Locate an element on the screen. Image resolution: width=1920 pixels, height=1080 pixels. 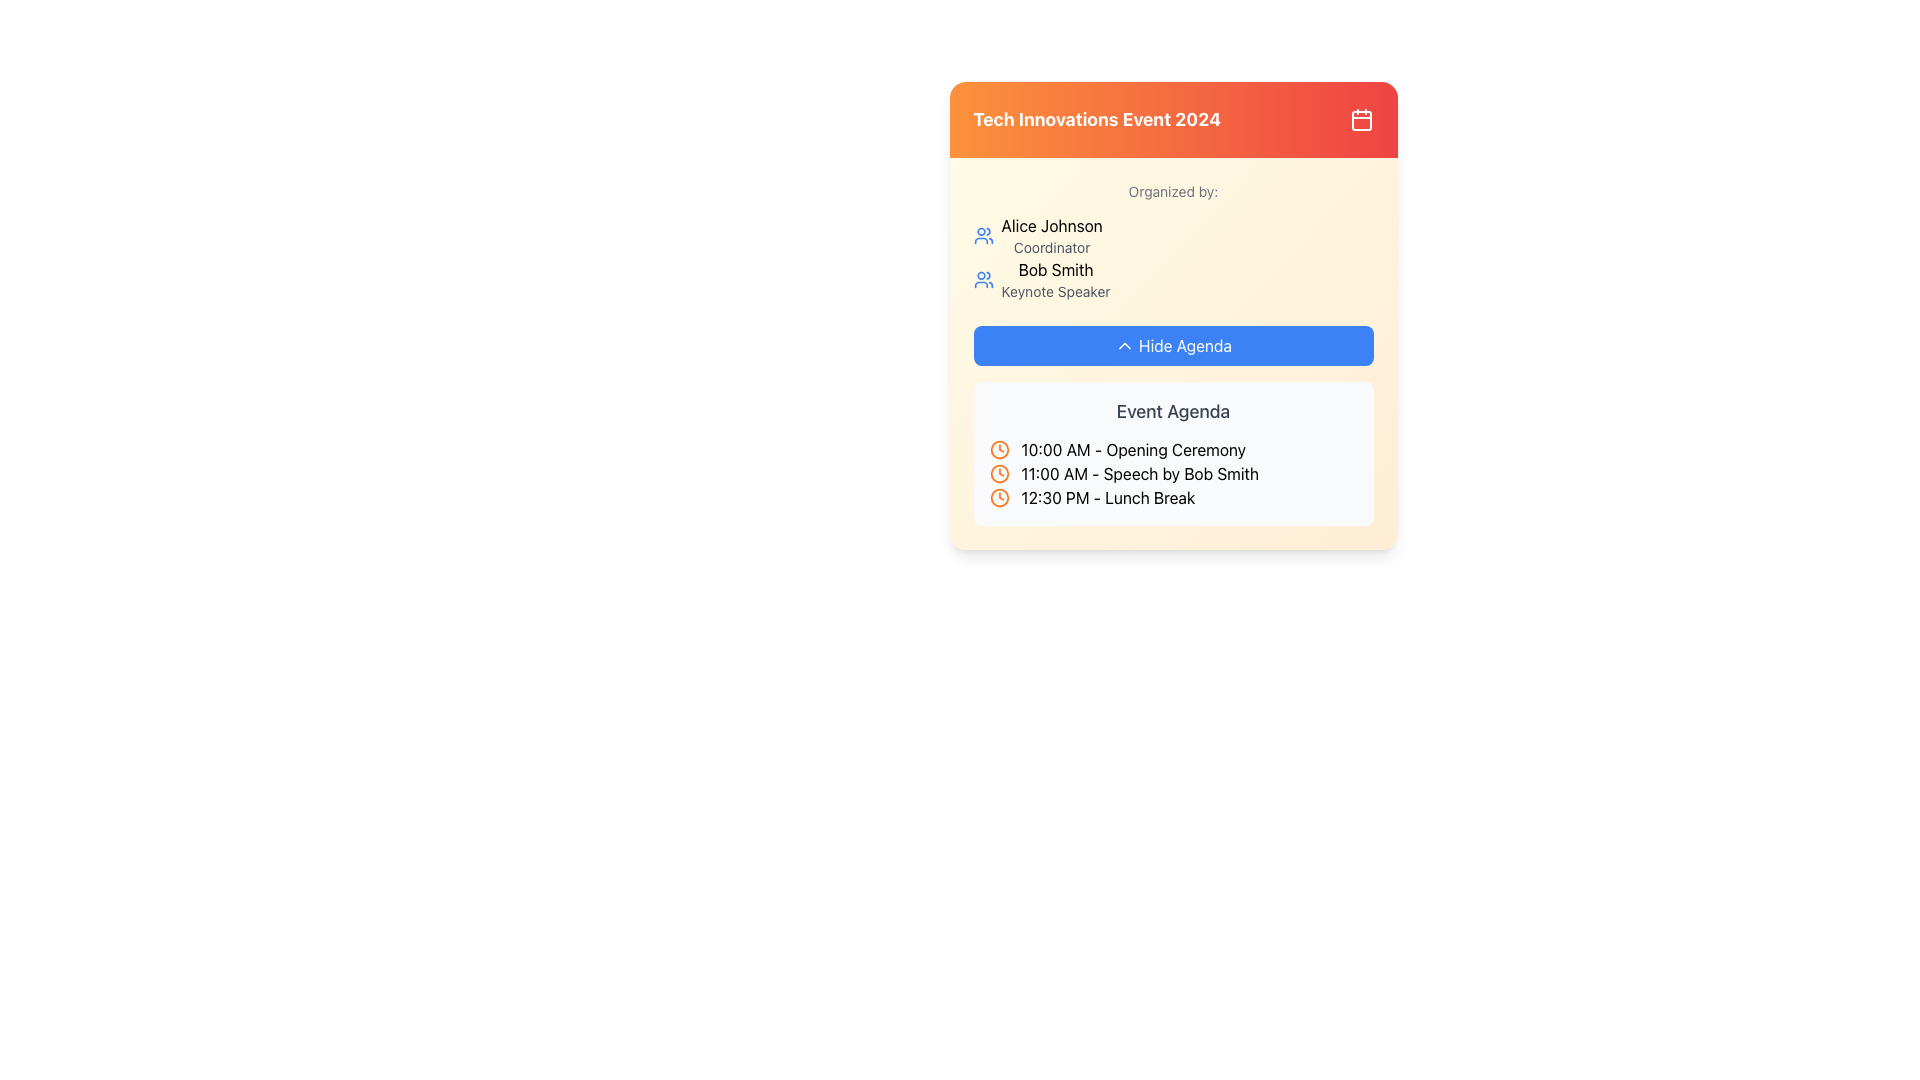
the orange circular clock icon located next to the '11:00 AM - Speech by Bob Smith' text in the Event Agenda section of the card layout is located at coordinates (999, 474).